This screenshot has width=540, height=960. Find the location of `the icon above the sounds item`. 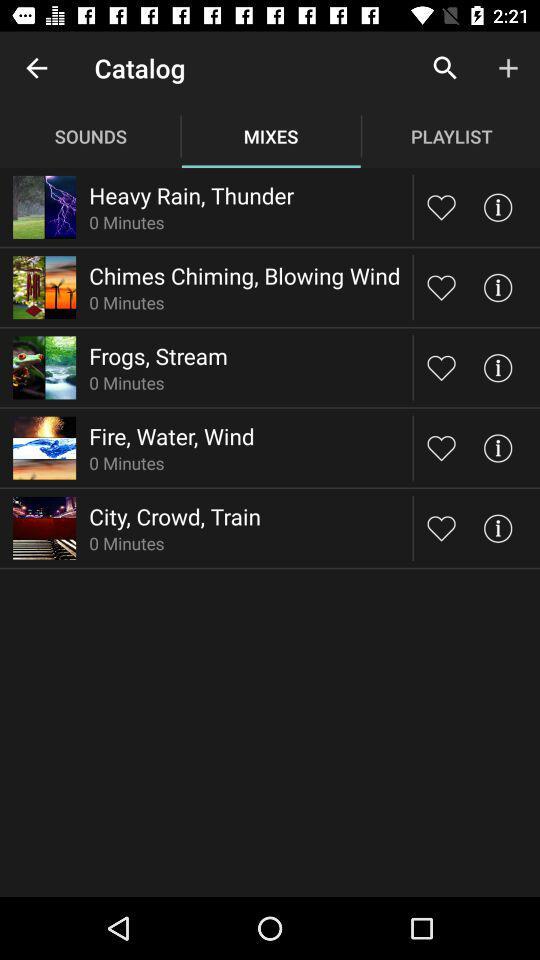

the icon above the sounds item is located at coordinates (36, 68).